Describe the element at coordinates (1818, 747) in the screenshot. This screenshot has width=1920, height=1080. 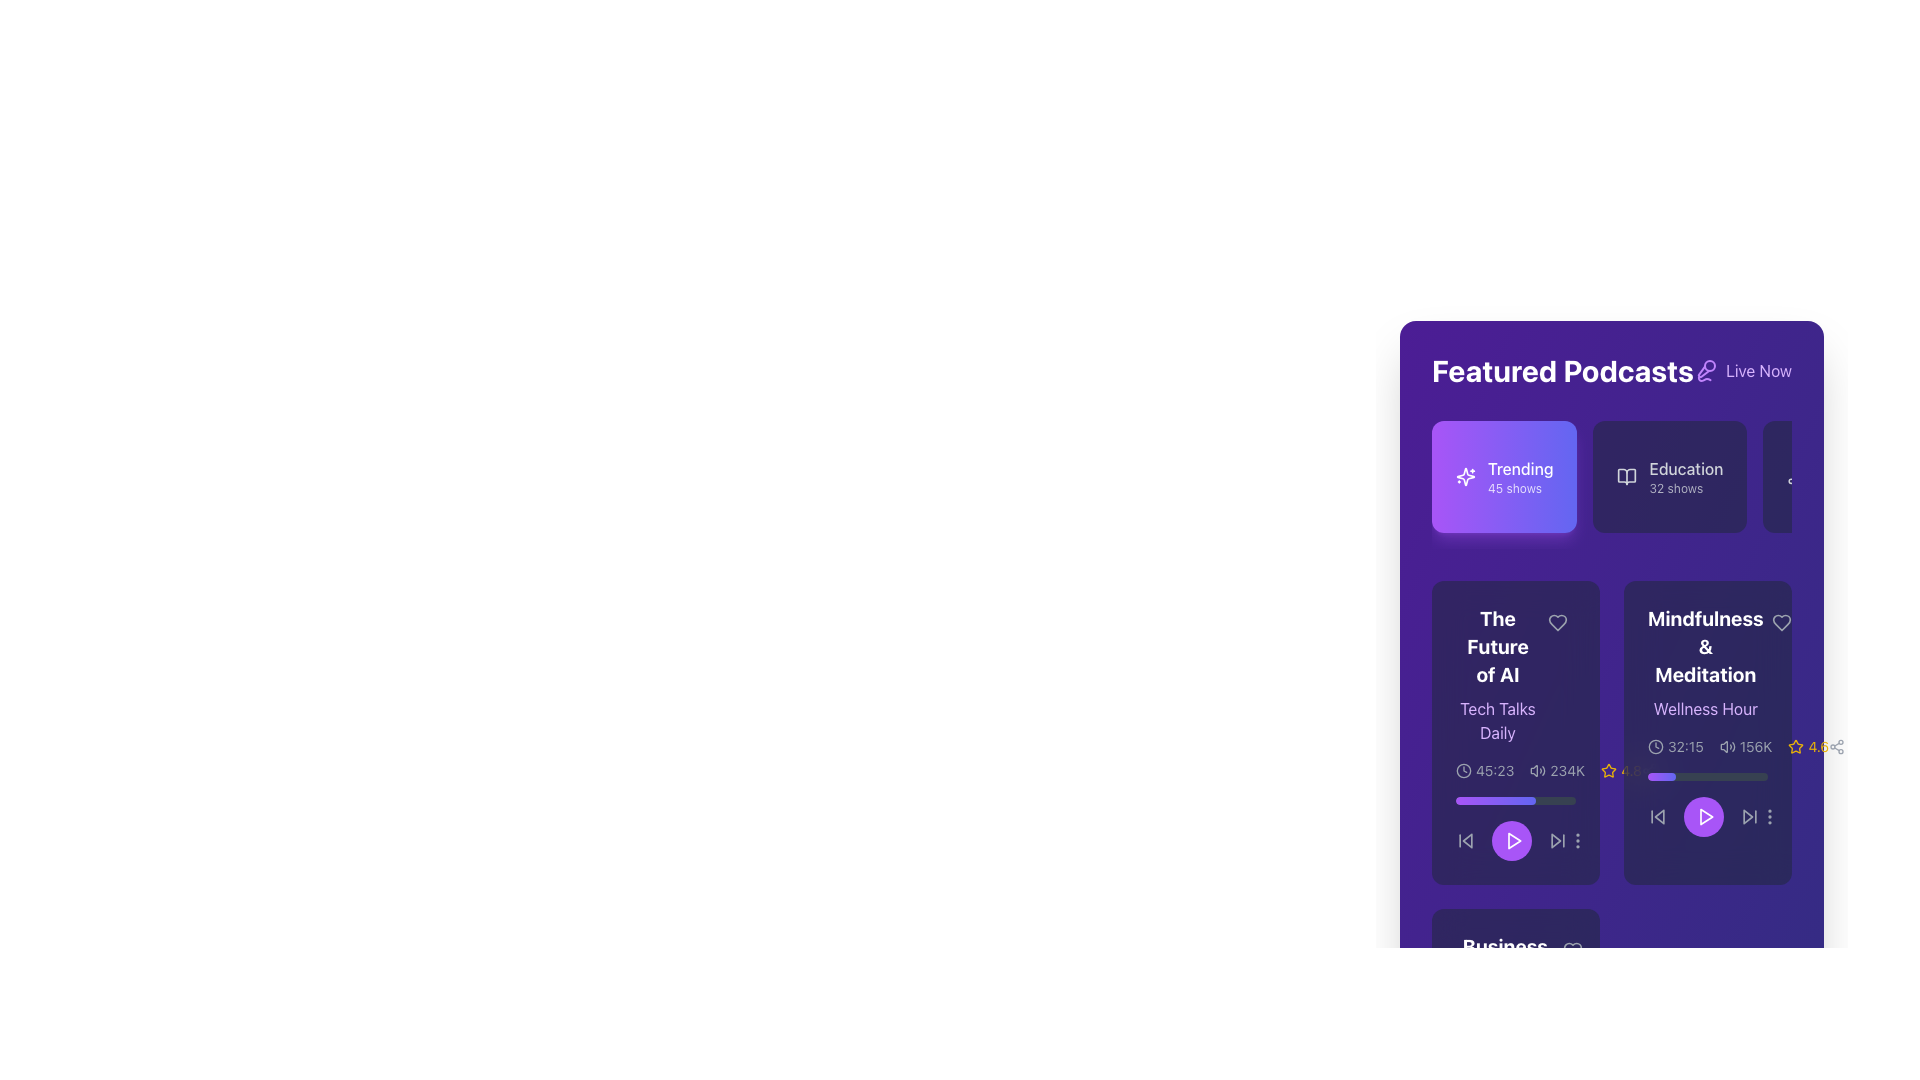
I see `the text label displaying the rating or score (4.6) associated with the podcast in the bottom-right corner of the 'Mindfulness & Meditation' card under 'Featured Podcasts'` at that location.